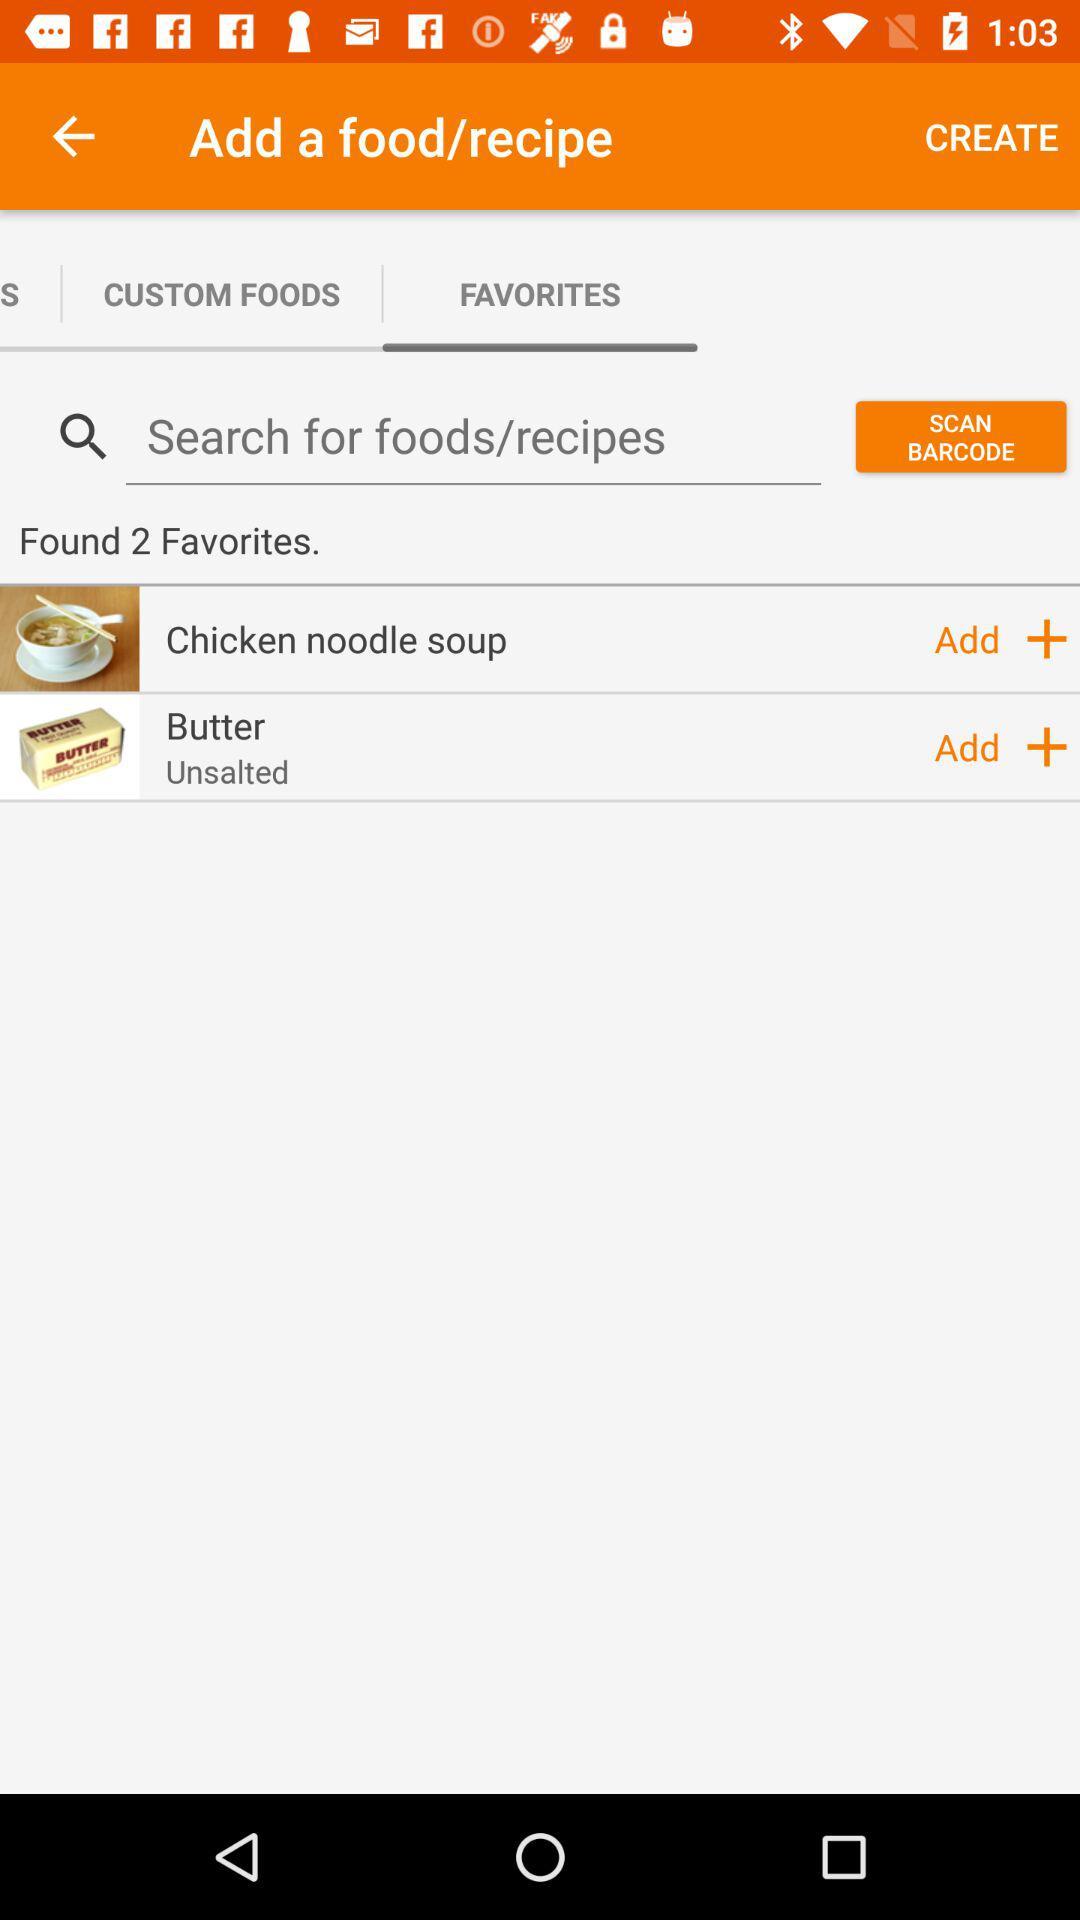  What do you see at coordinates (1045, 637) in the screenshot?
I see `icon above the add icon` at bounding box center [1045, 637].